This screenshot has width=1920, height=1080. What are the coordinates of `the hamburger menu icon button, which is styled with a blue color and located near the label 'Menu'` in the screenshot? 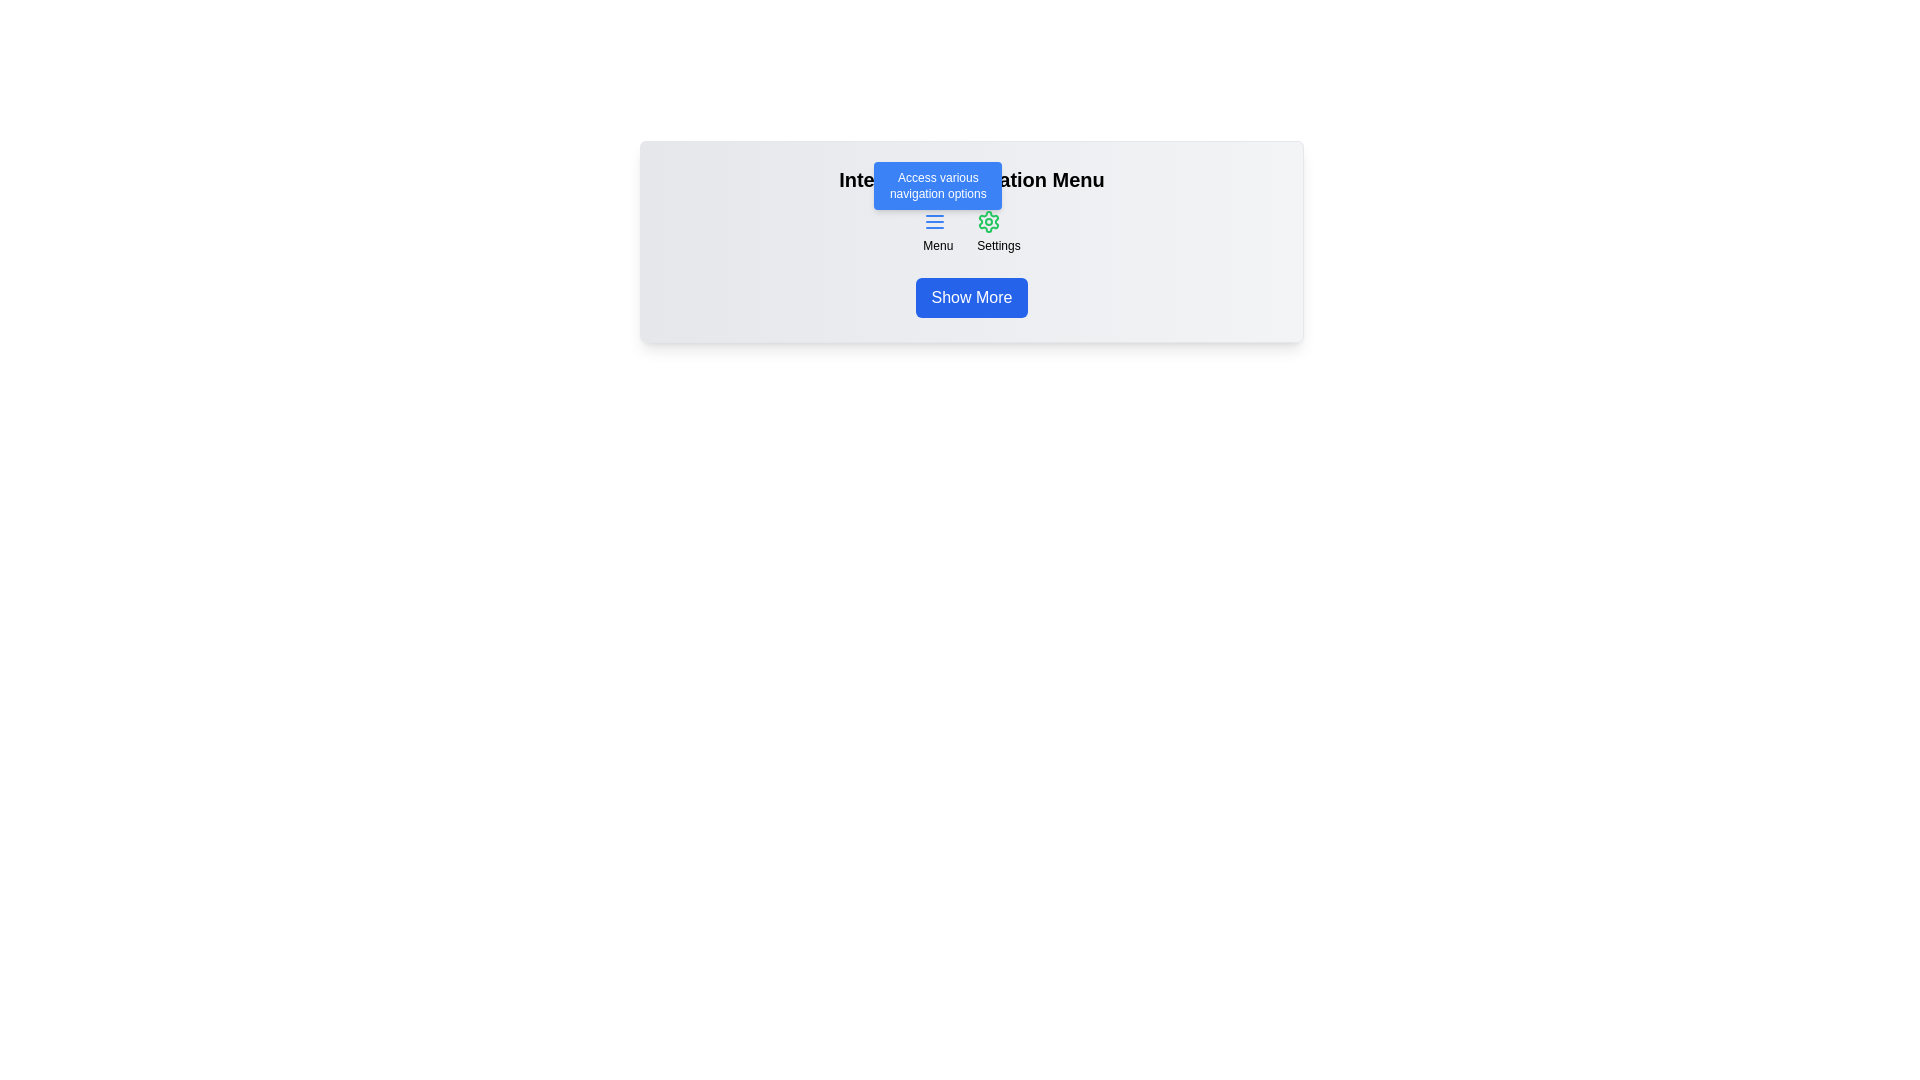 It's located at (934, 222).